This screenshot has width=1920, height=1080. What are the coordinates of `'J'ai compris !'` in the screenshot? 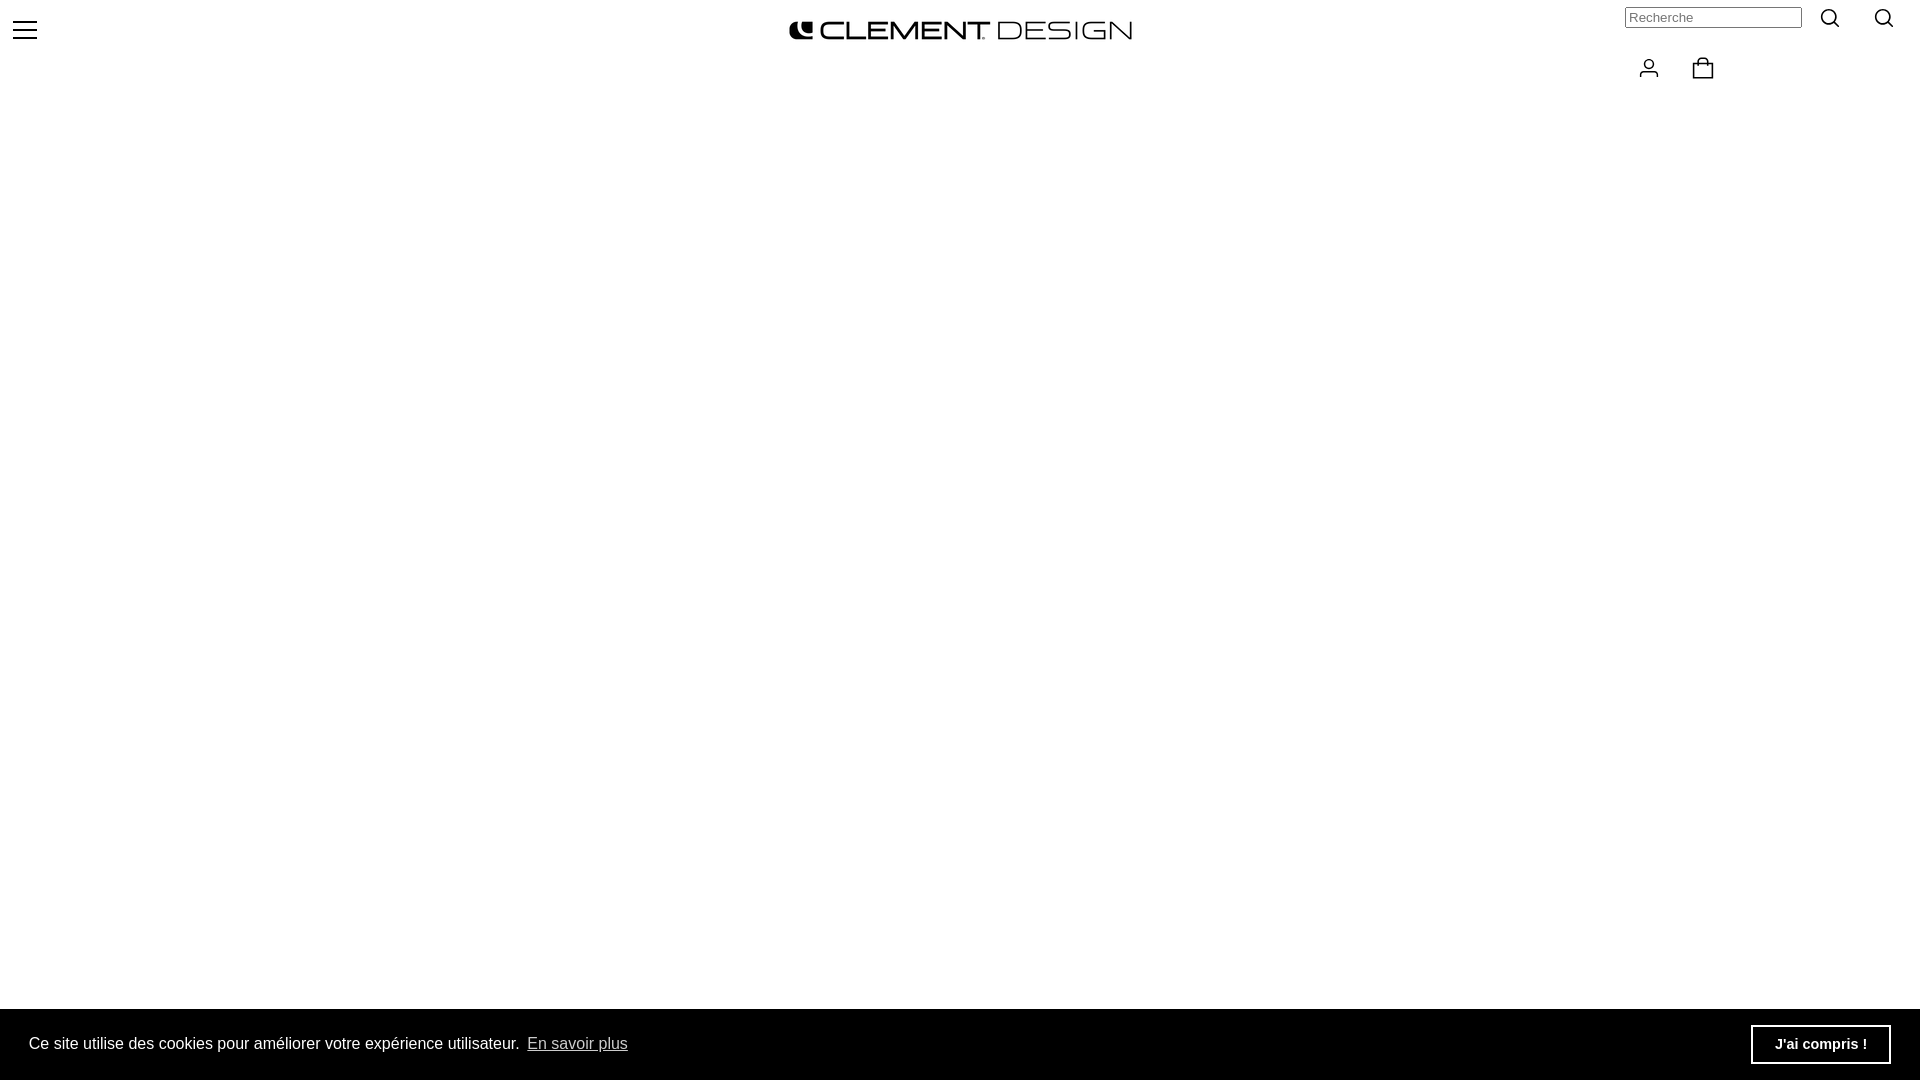 It's located at (1820, 1043).